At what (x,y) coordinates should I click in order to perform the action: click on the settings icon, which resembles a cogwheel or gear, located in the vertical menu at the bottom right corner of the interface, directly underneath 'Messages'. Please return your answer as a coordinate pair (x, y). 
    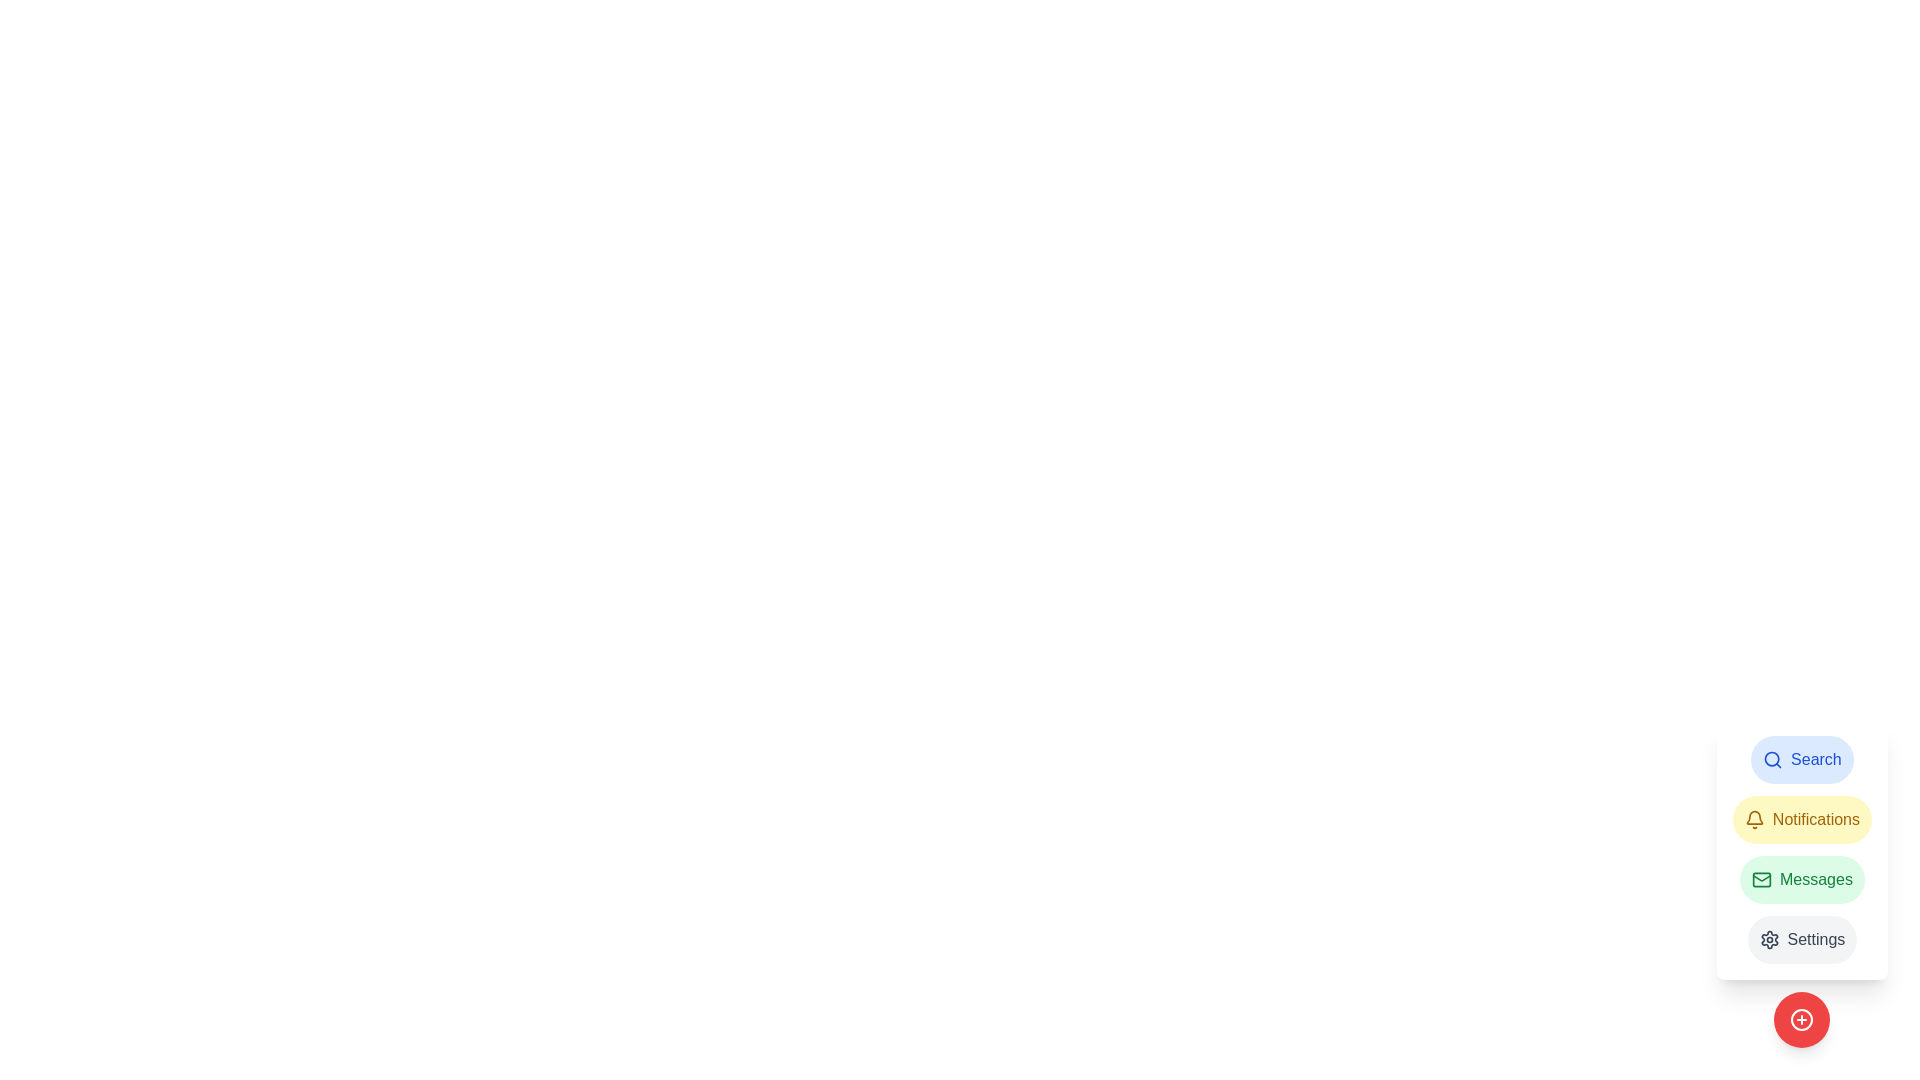
    Looking at the image, I should click on (1769, 940).